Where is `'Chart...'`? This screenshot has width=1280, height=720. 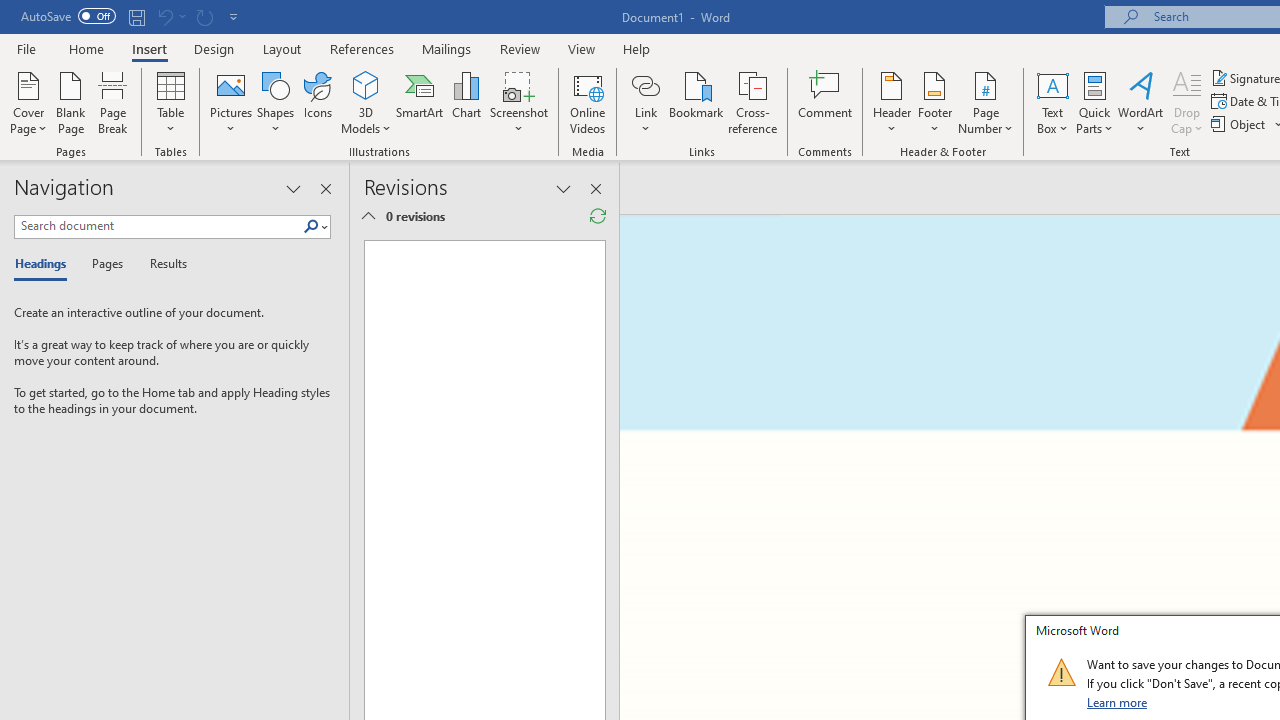 'Chart...' is located at coordinates (465, 103).